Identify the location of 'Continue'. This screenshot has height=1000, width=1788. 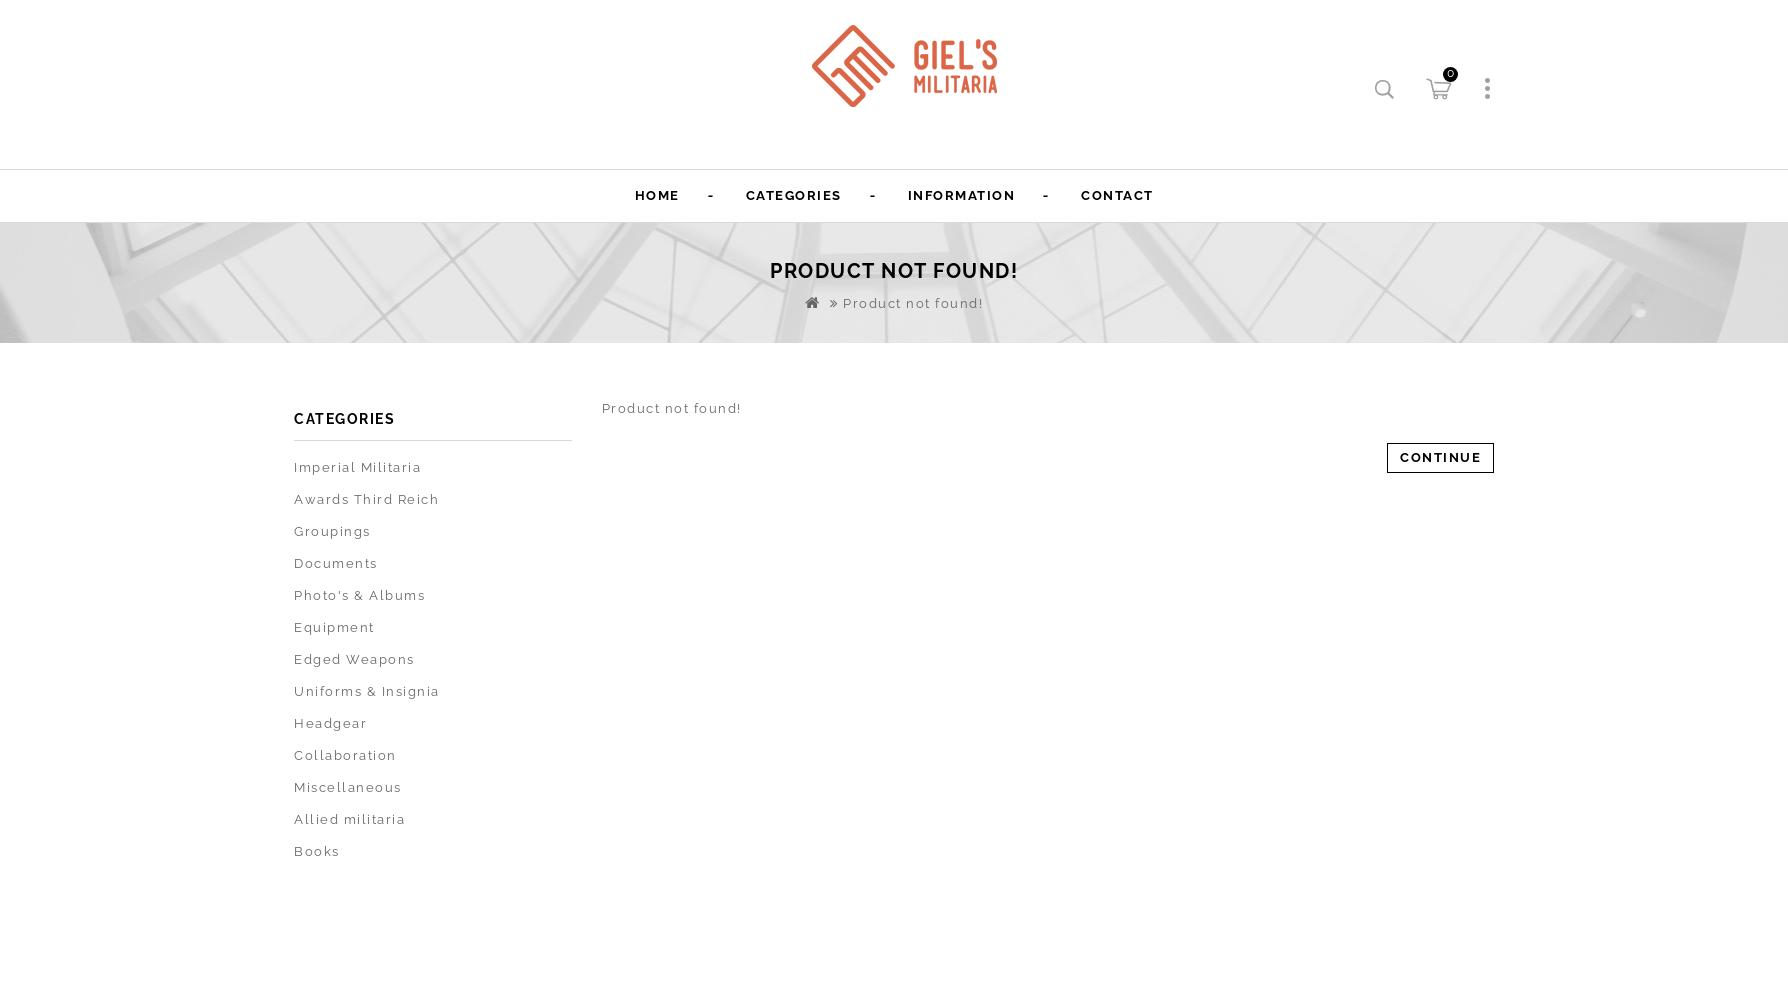
(1440, 456).